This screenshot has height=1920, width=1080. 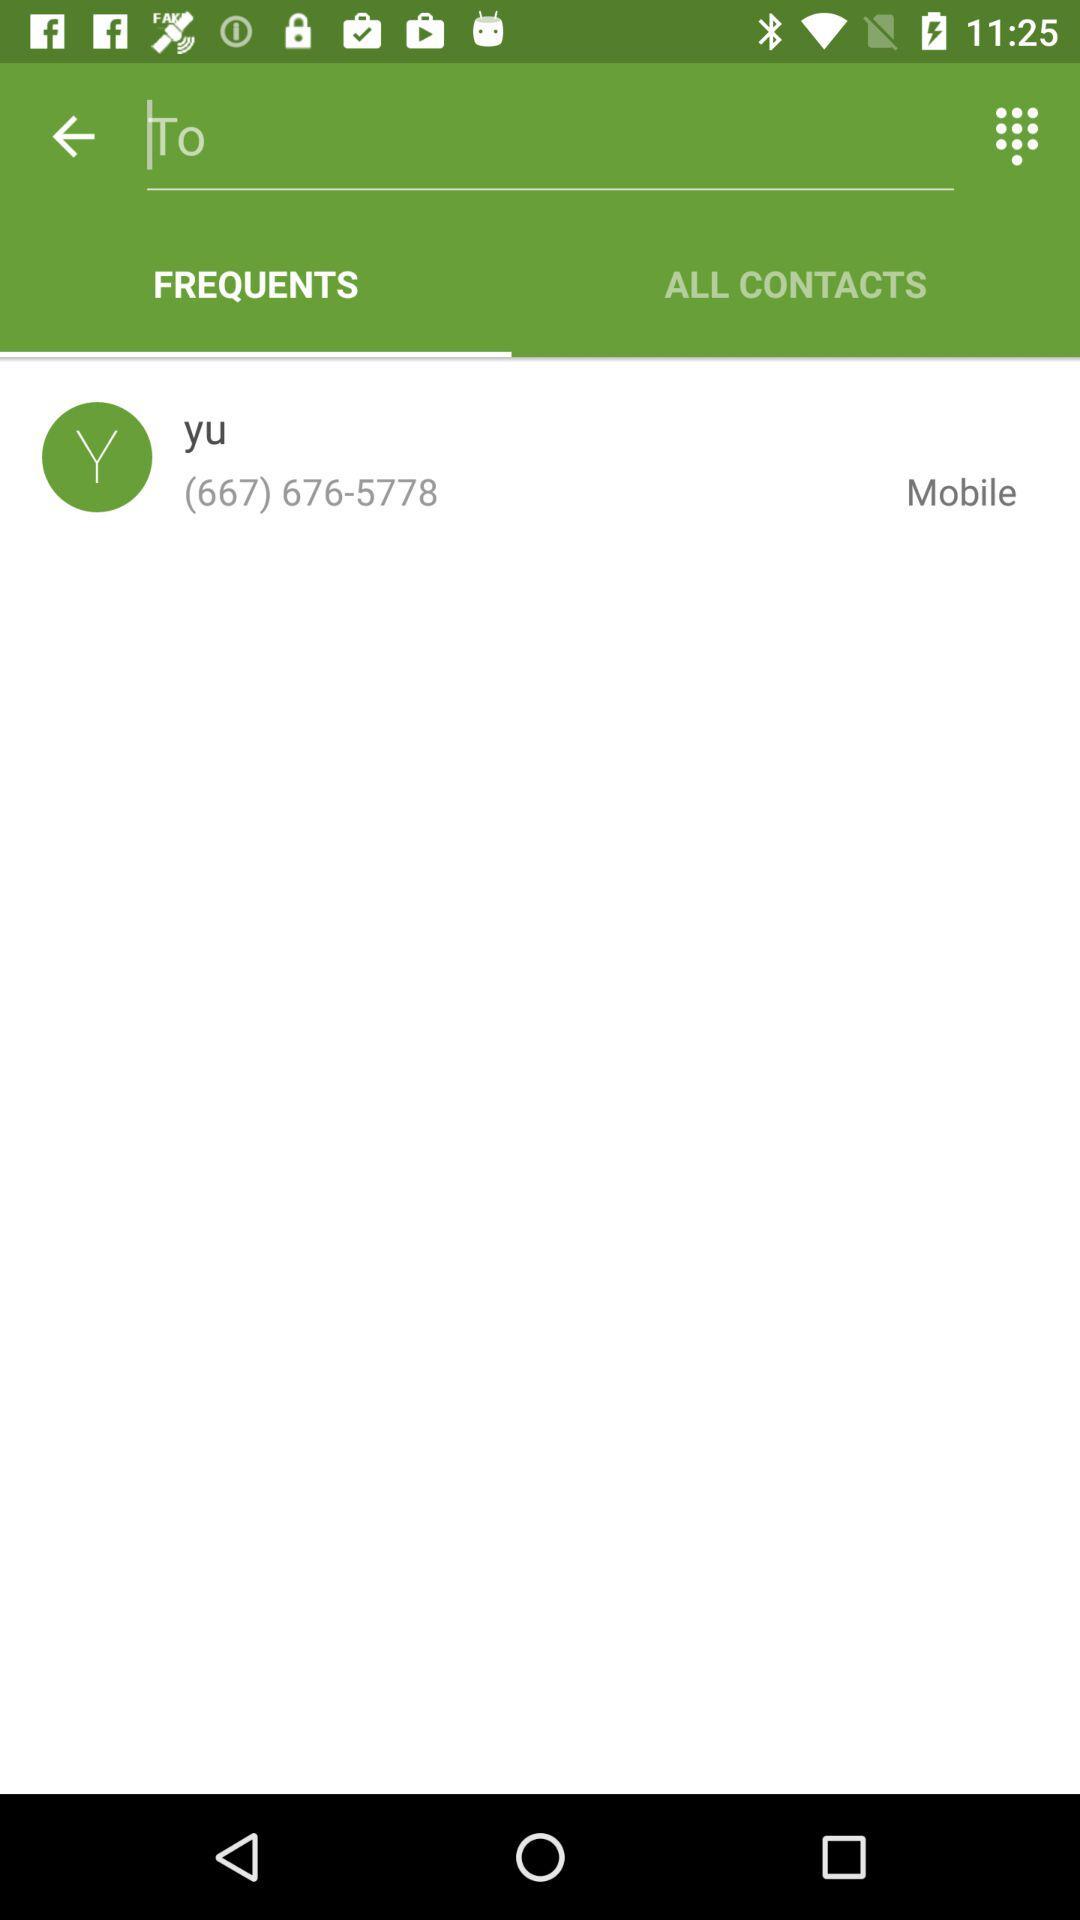 I want to click on the icon to the left of the yu, so click(x=97, y=456).